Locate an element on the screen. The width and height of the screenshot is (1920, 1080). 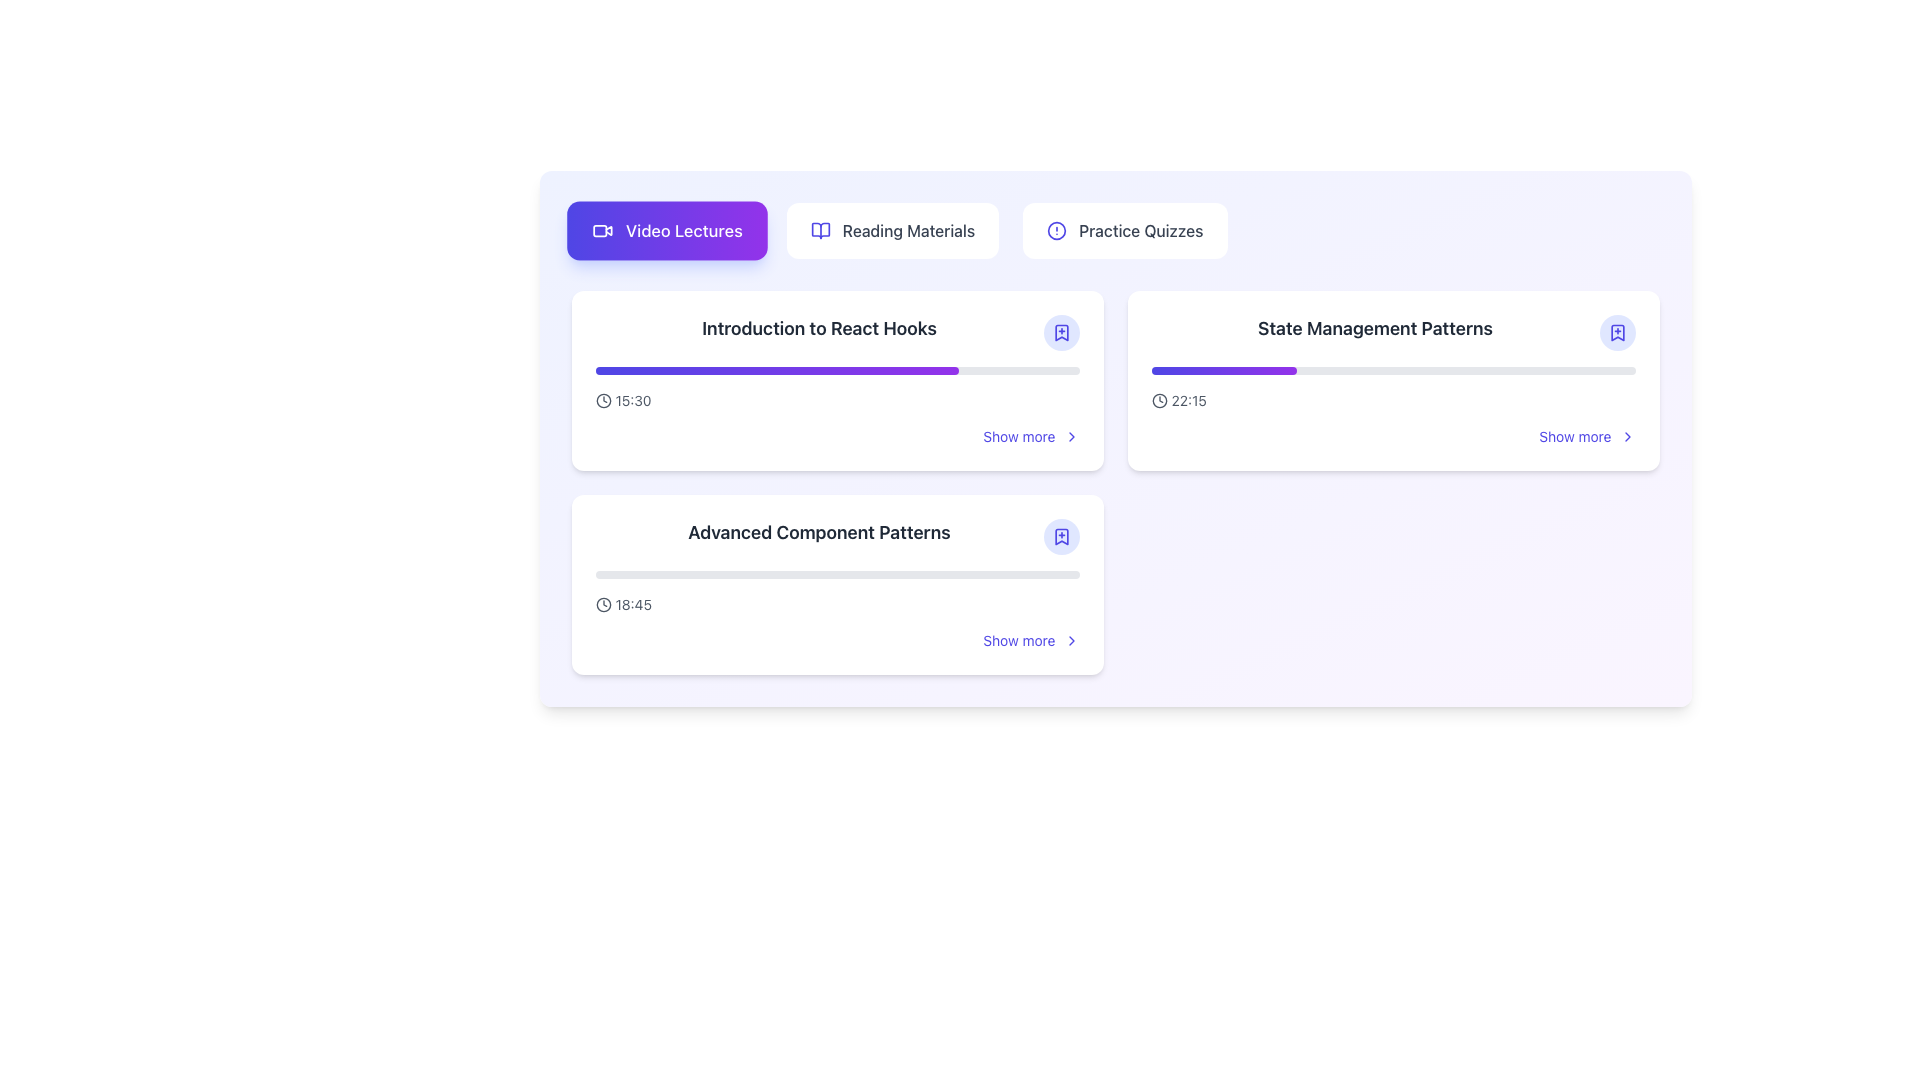
the Time indicator element located beneath the 'Advanced Component Patterns' section, which includes an icon and text is located at coordinates (622, 604).